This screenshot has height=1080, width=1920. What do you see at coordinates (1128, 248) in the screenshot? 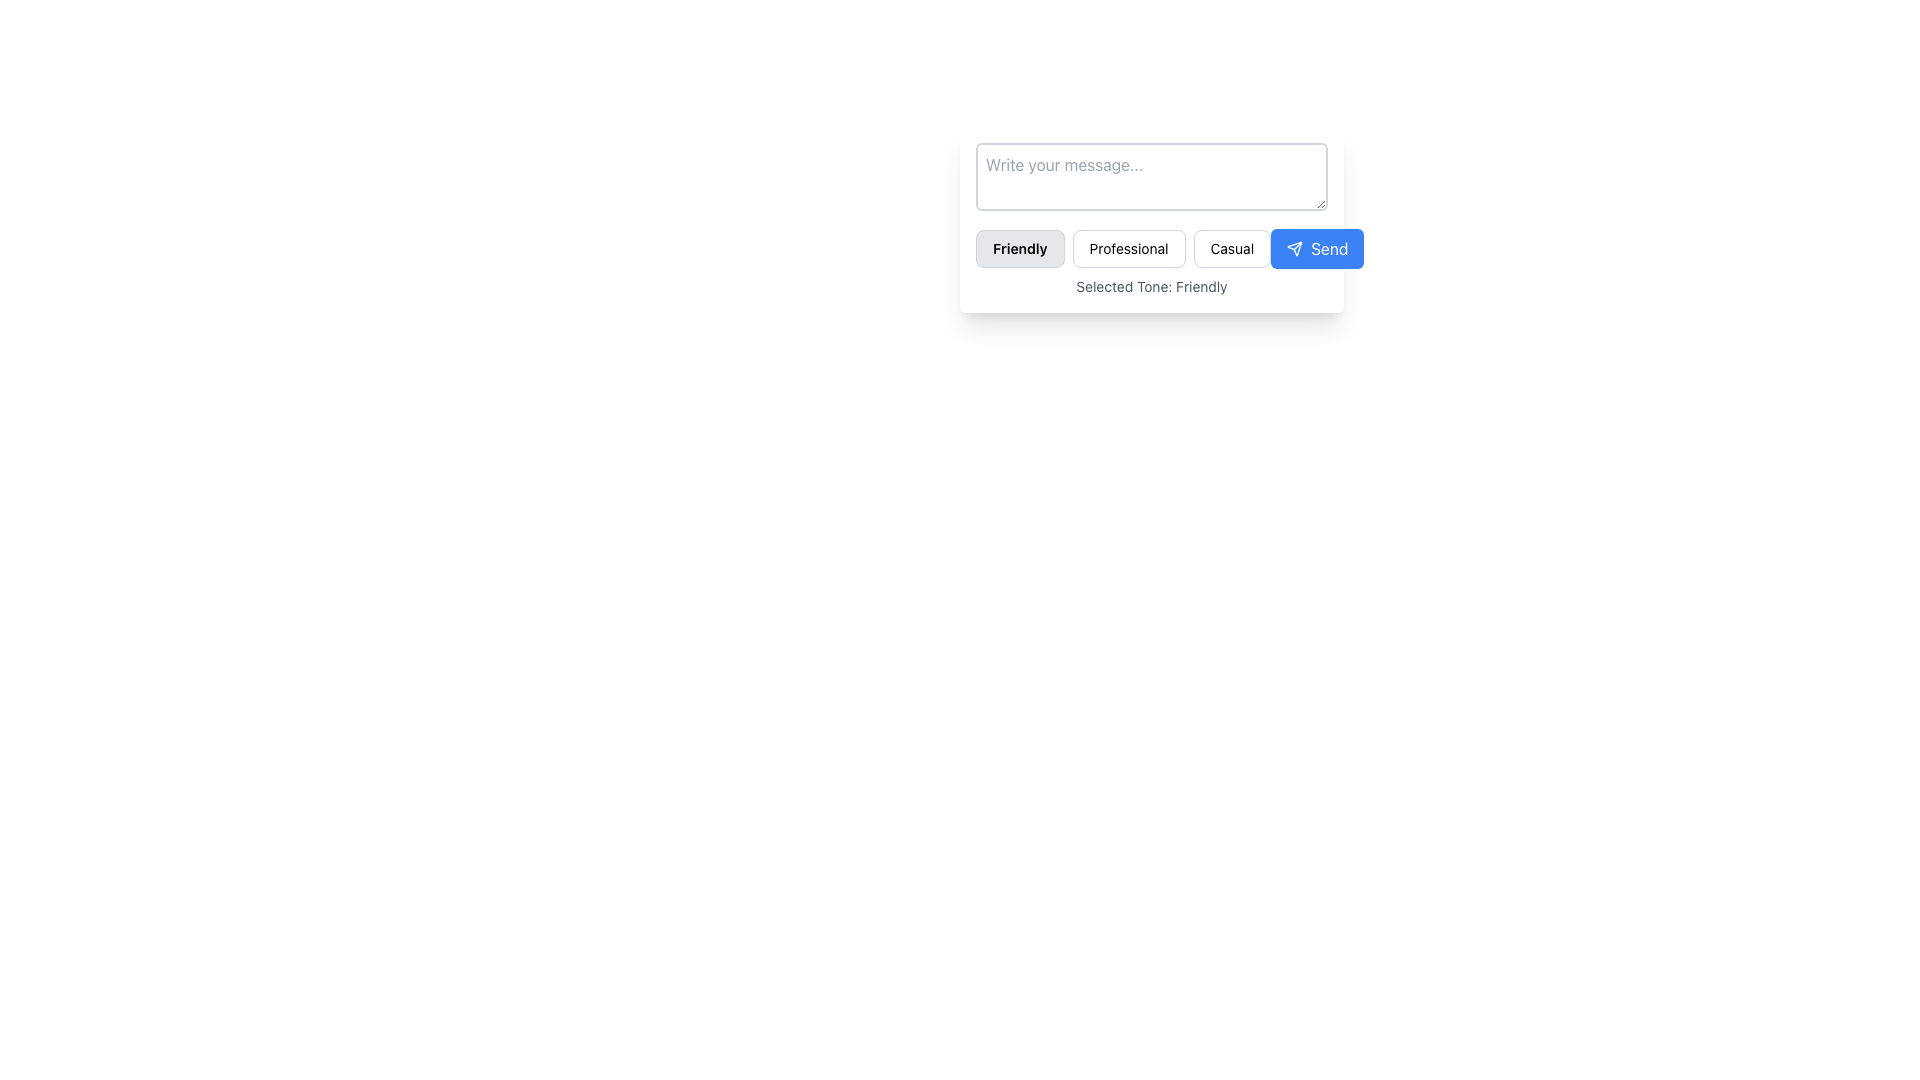
I see `the 'Professional' button, which is centrally located in a row of three buttons` at bounding box center [1128, 248].